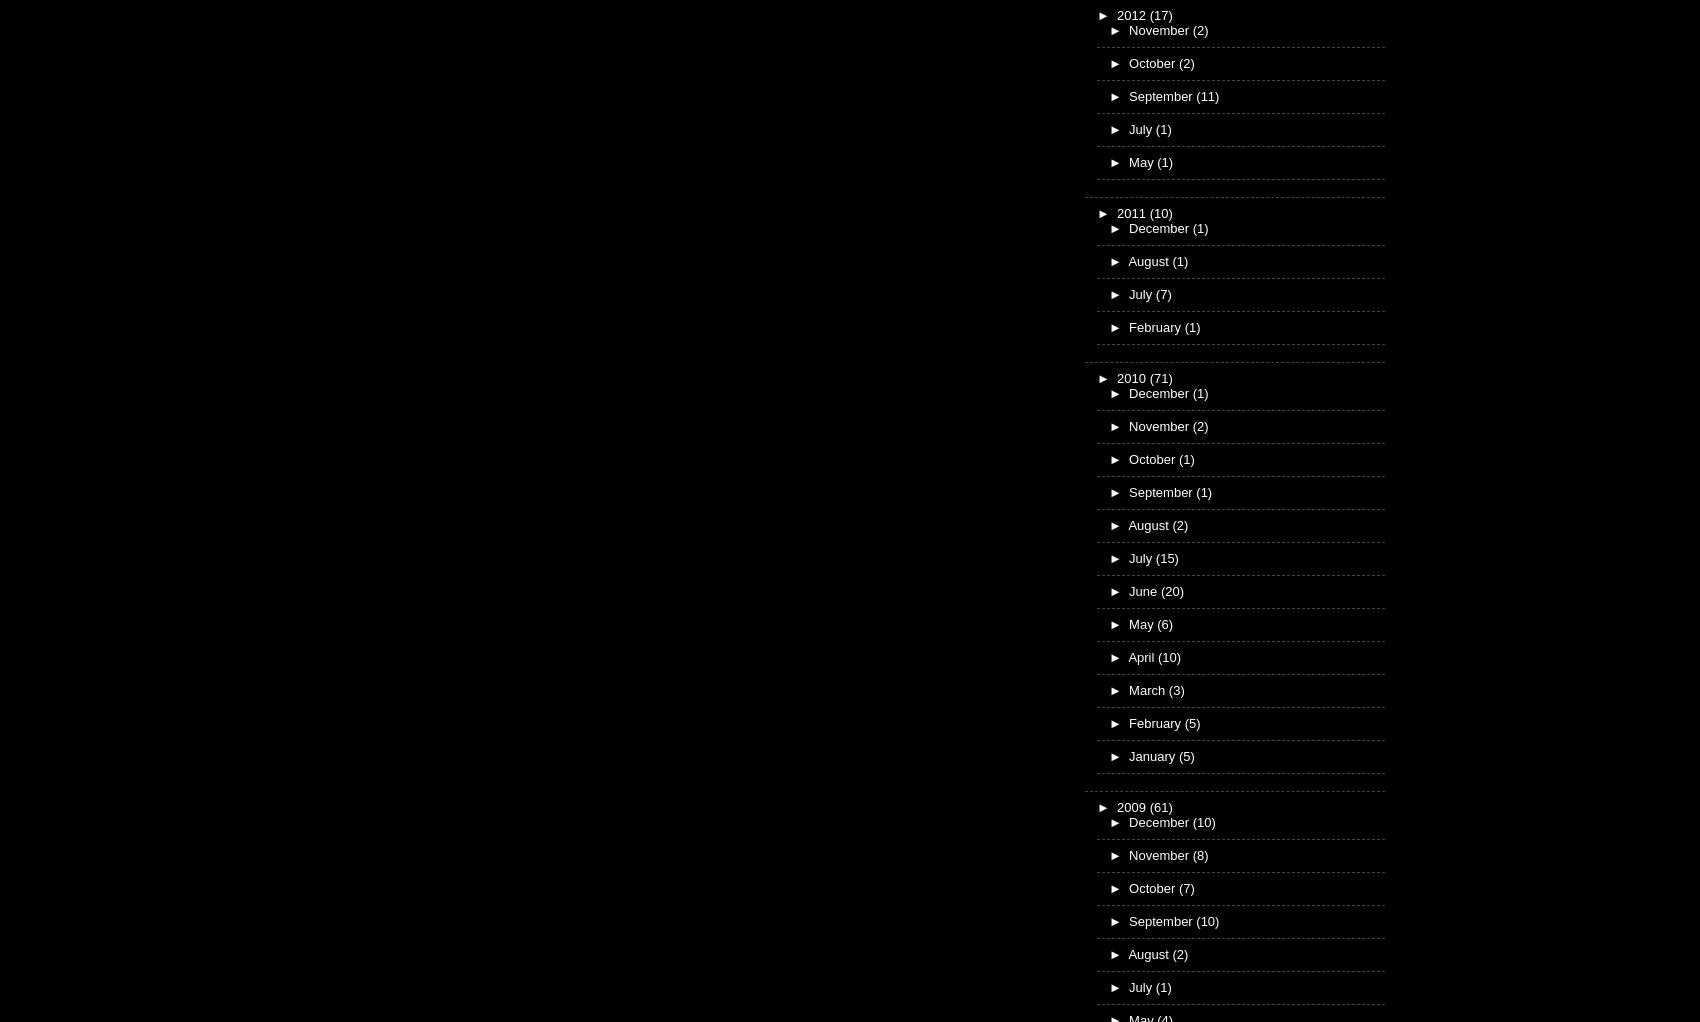  What do you see at coordinates (1157, 623) in the screenshot?
I see `'(6)'` at bounding box center [1157, 623].